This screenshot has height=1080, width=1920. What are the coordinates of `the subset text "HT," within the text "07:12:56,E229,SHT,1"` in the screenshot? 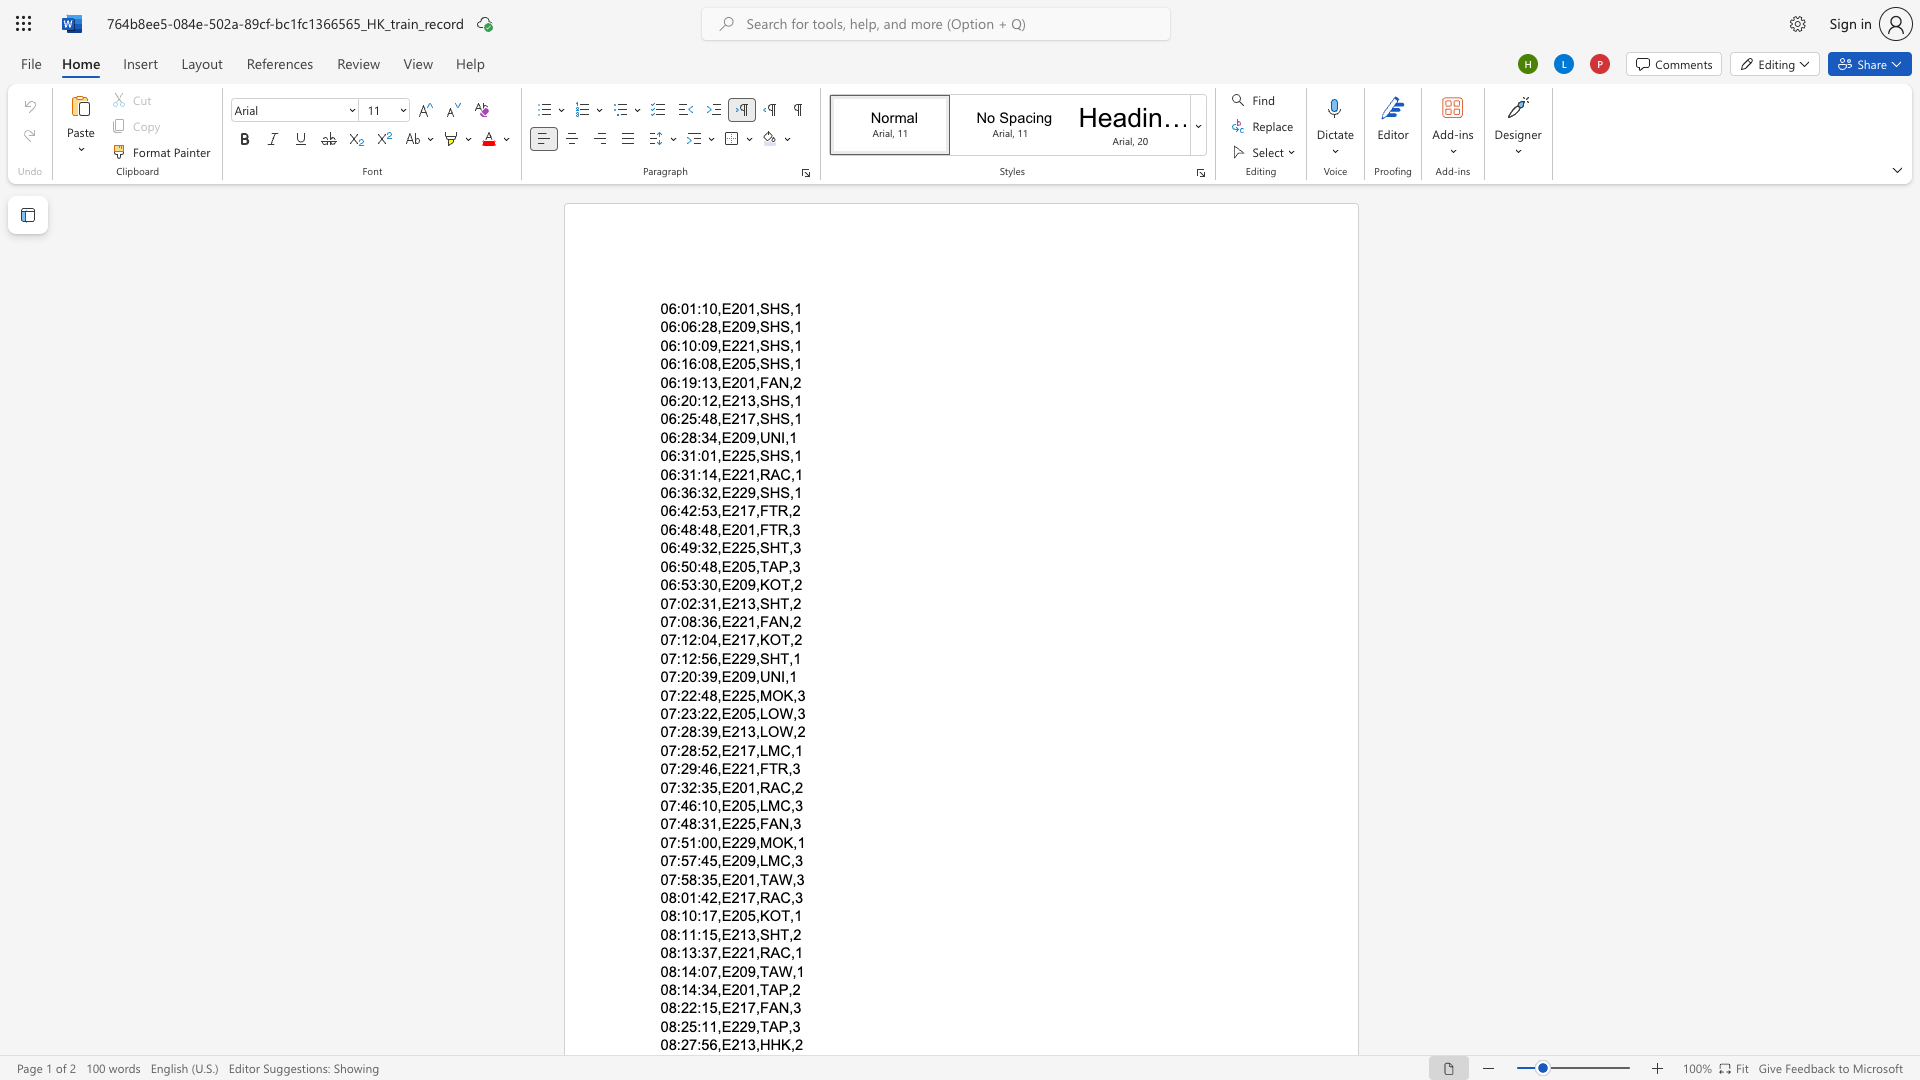 It's located at (768, 658).